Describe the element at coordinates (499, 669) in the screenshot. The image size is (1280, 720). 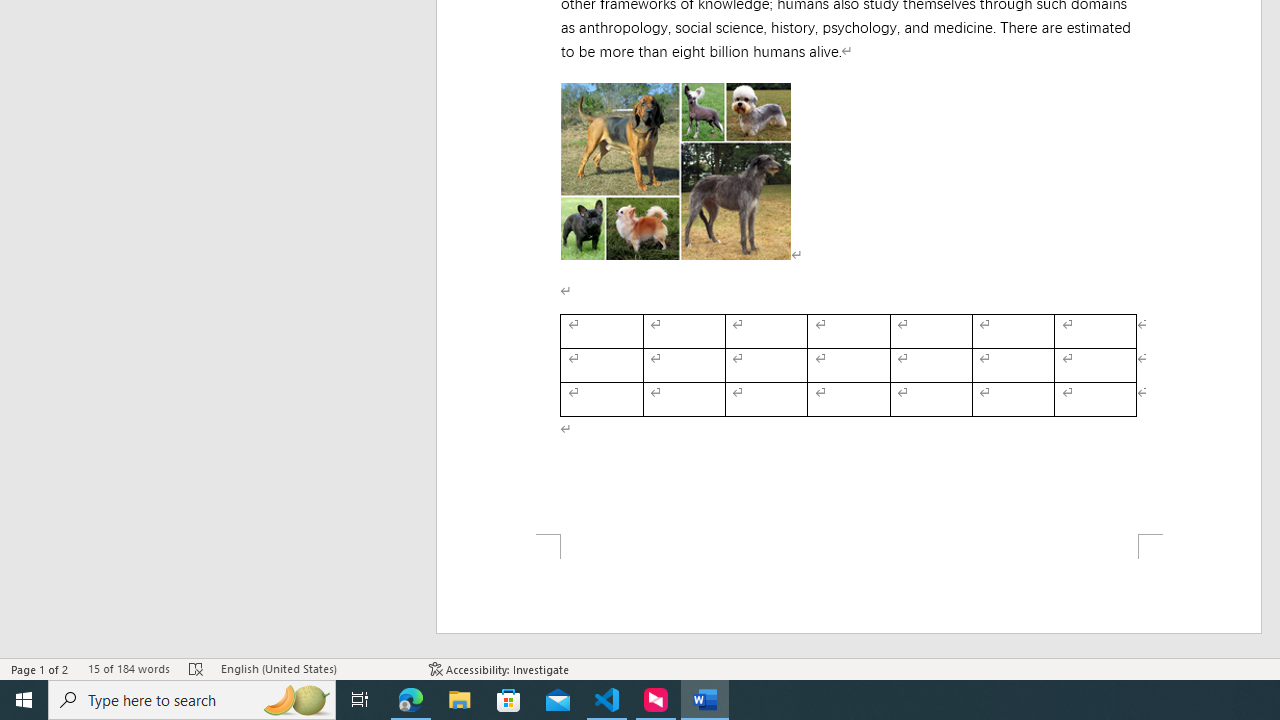
I see `'Accessibility Checker Accessibility: Investigate'` at that location.